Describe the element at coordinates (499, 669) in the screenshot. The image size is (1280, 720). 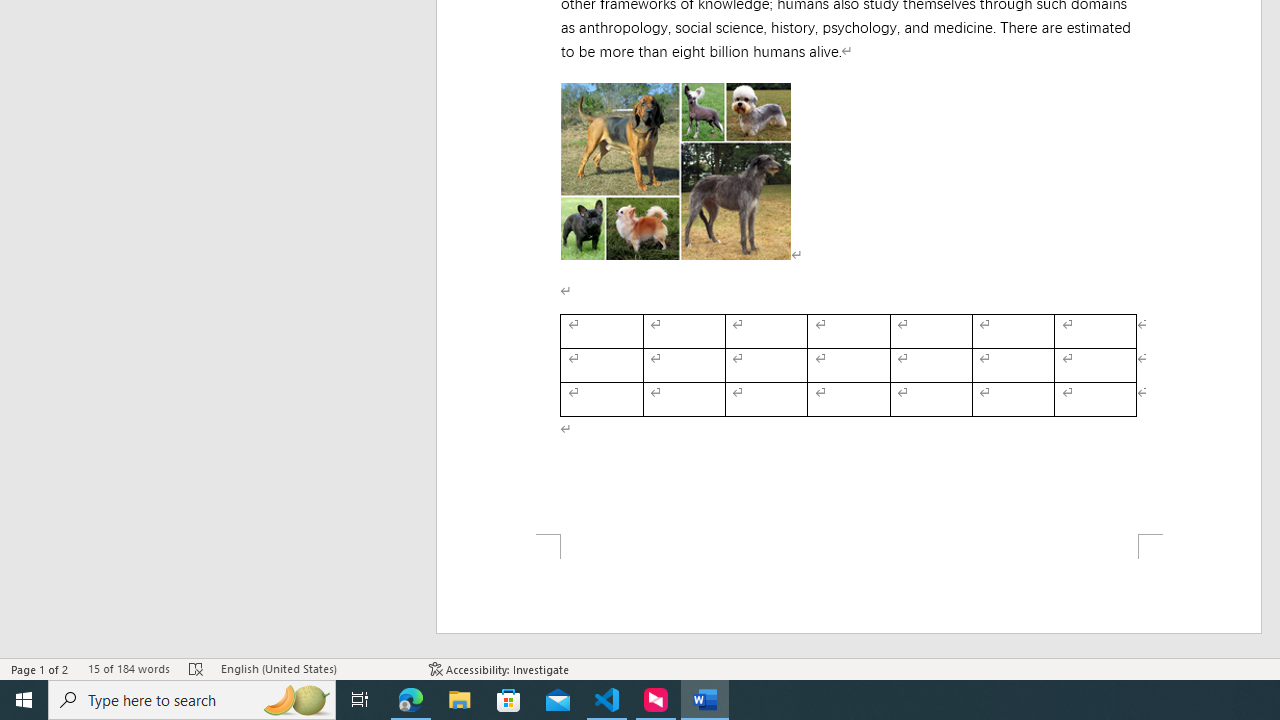
I see `'Accessibility Checker Accessibility: Investigate'` at that location.